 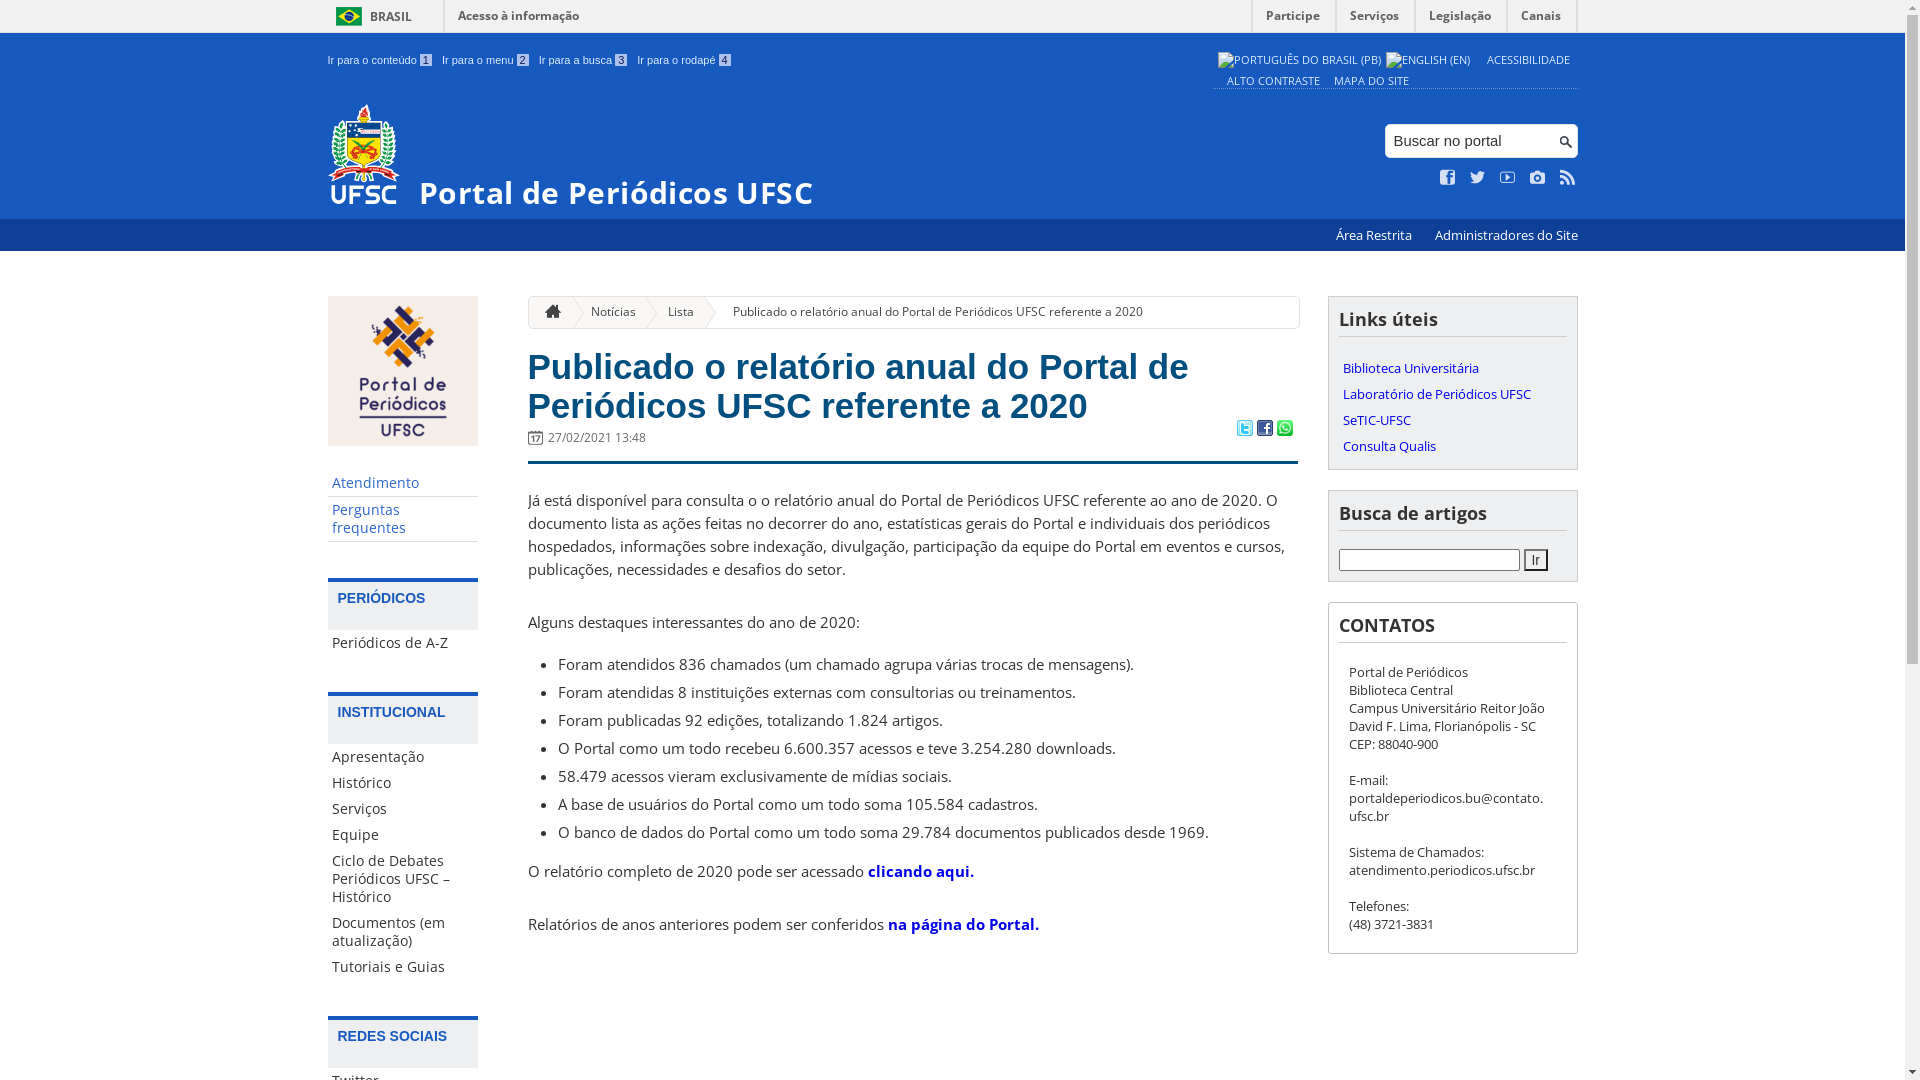 What do you see at coordinates (402, 966) in the screenshot?
I see `'Tutoriais e Guias'` at bounding box center [402, 966].